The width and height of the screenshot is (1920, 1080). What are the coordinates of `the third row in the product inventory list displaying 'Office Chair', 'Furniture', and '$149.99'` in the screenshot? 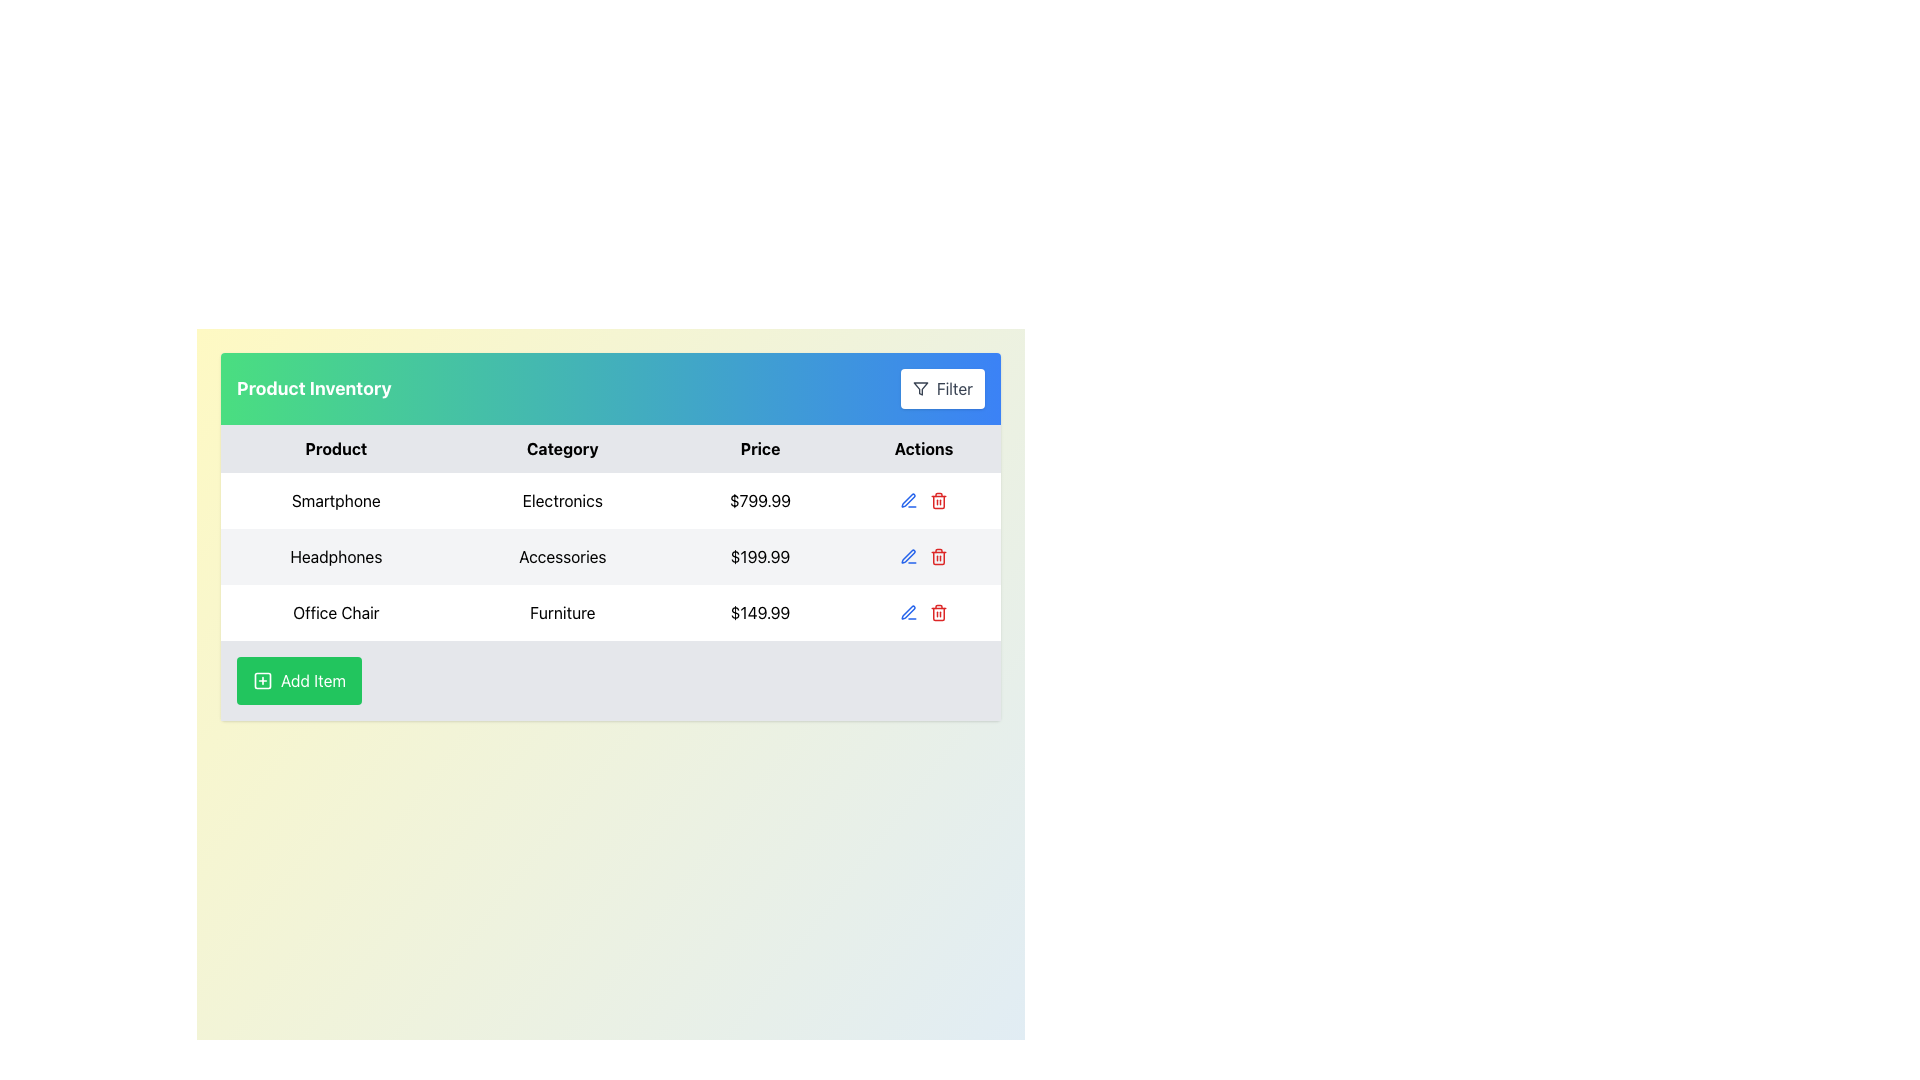 It's located at (609, 612).